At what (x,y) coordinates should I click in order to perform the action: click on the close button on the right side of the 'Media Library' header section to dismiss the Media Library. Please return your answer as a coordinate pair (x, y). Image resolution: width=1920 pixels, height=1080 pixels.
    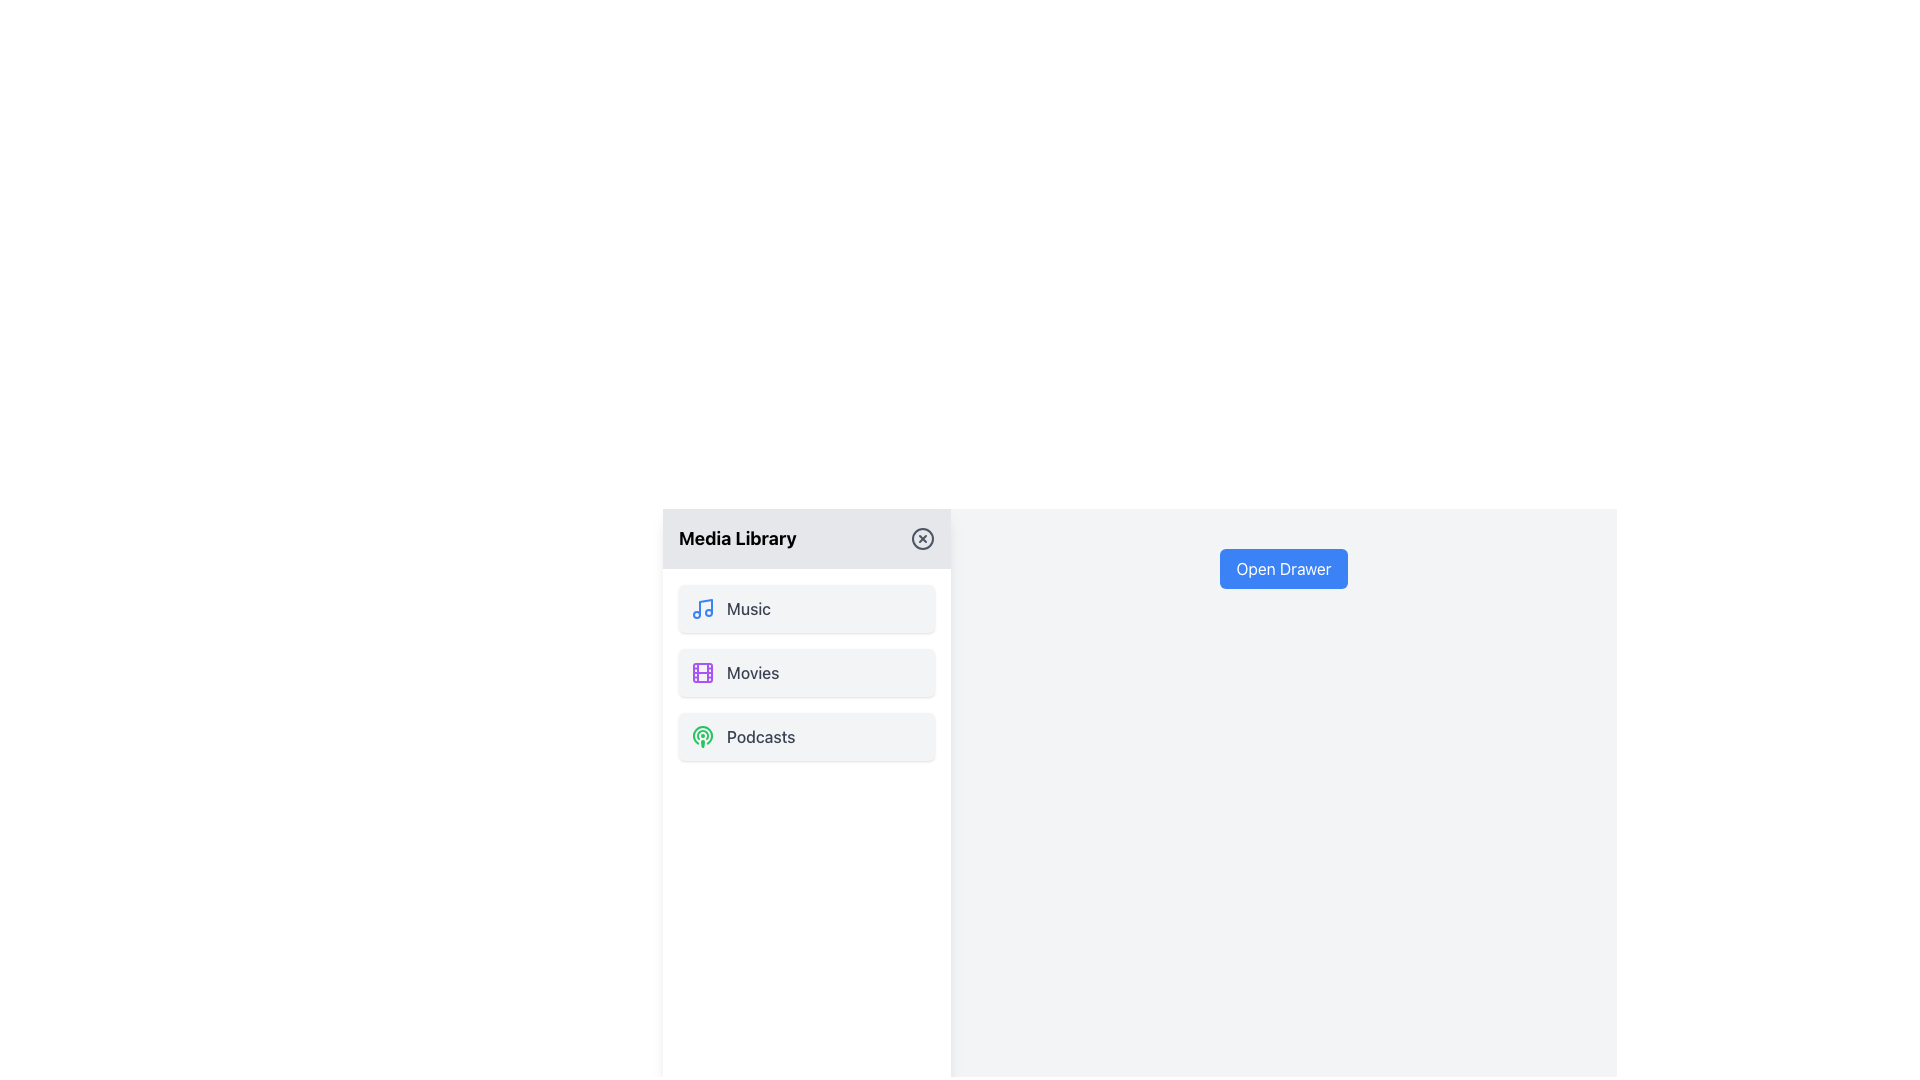
    Looking at the image, I should click on (921, 538).